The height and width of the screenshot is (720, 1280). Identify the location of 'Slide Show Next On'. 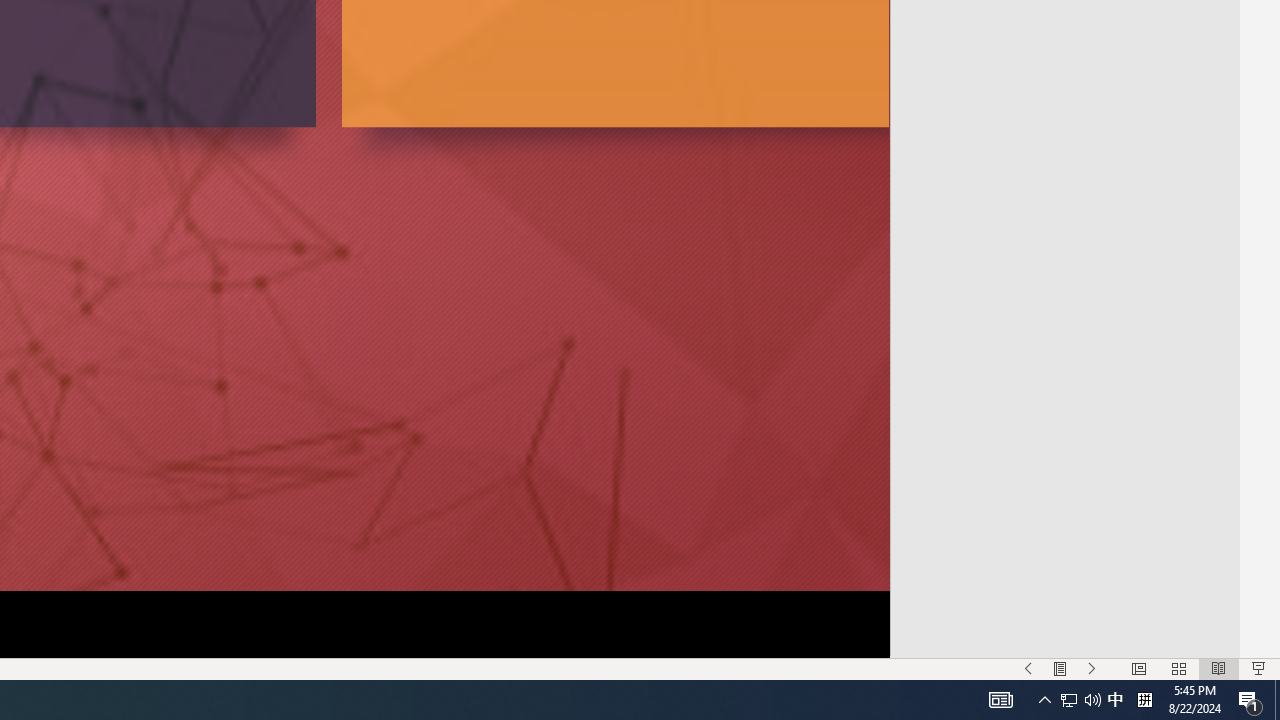
(1091, 669).